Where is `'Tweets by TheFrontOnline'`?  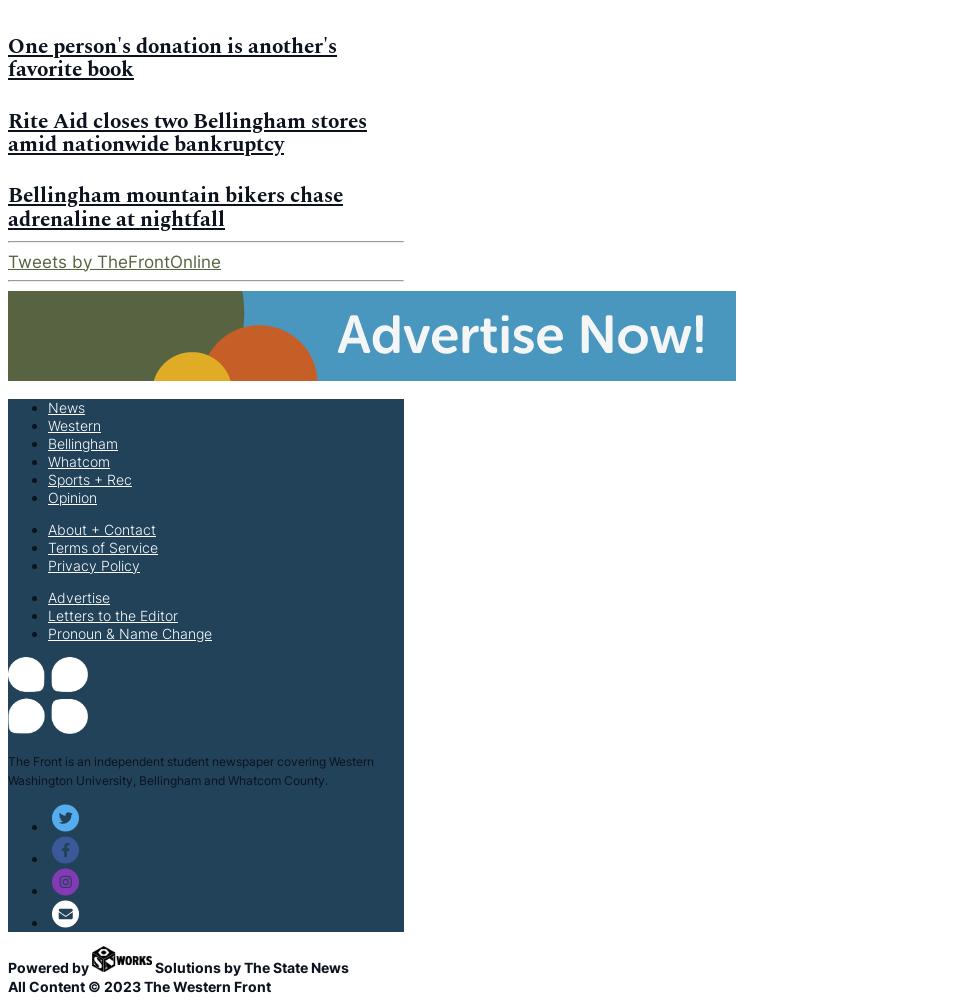
'Tweets by TheFrontOnline' is located at coordinates (114, 259).